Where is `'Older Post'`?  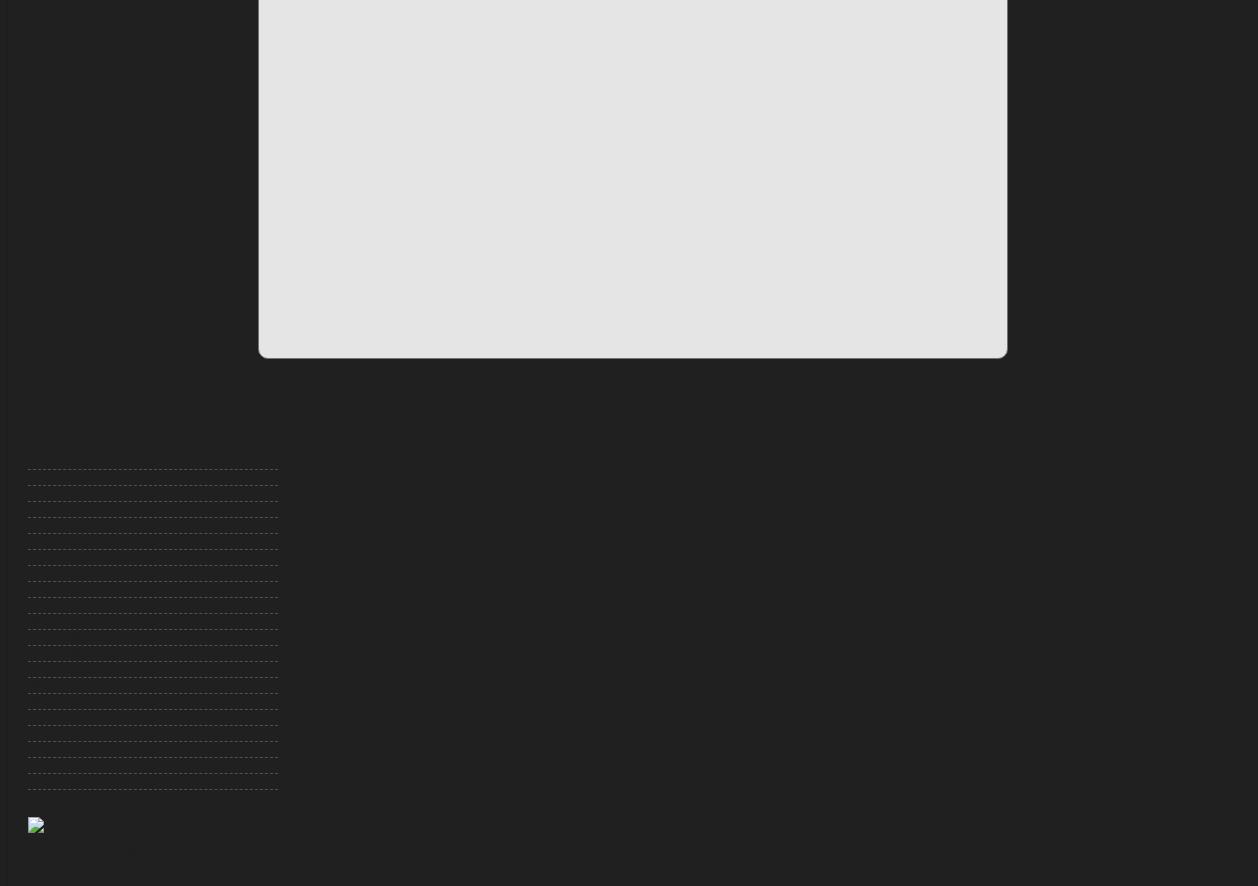
'Older Post' is located at coordinates (400, 403).